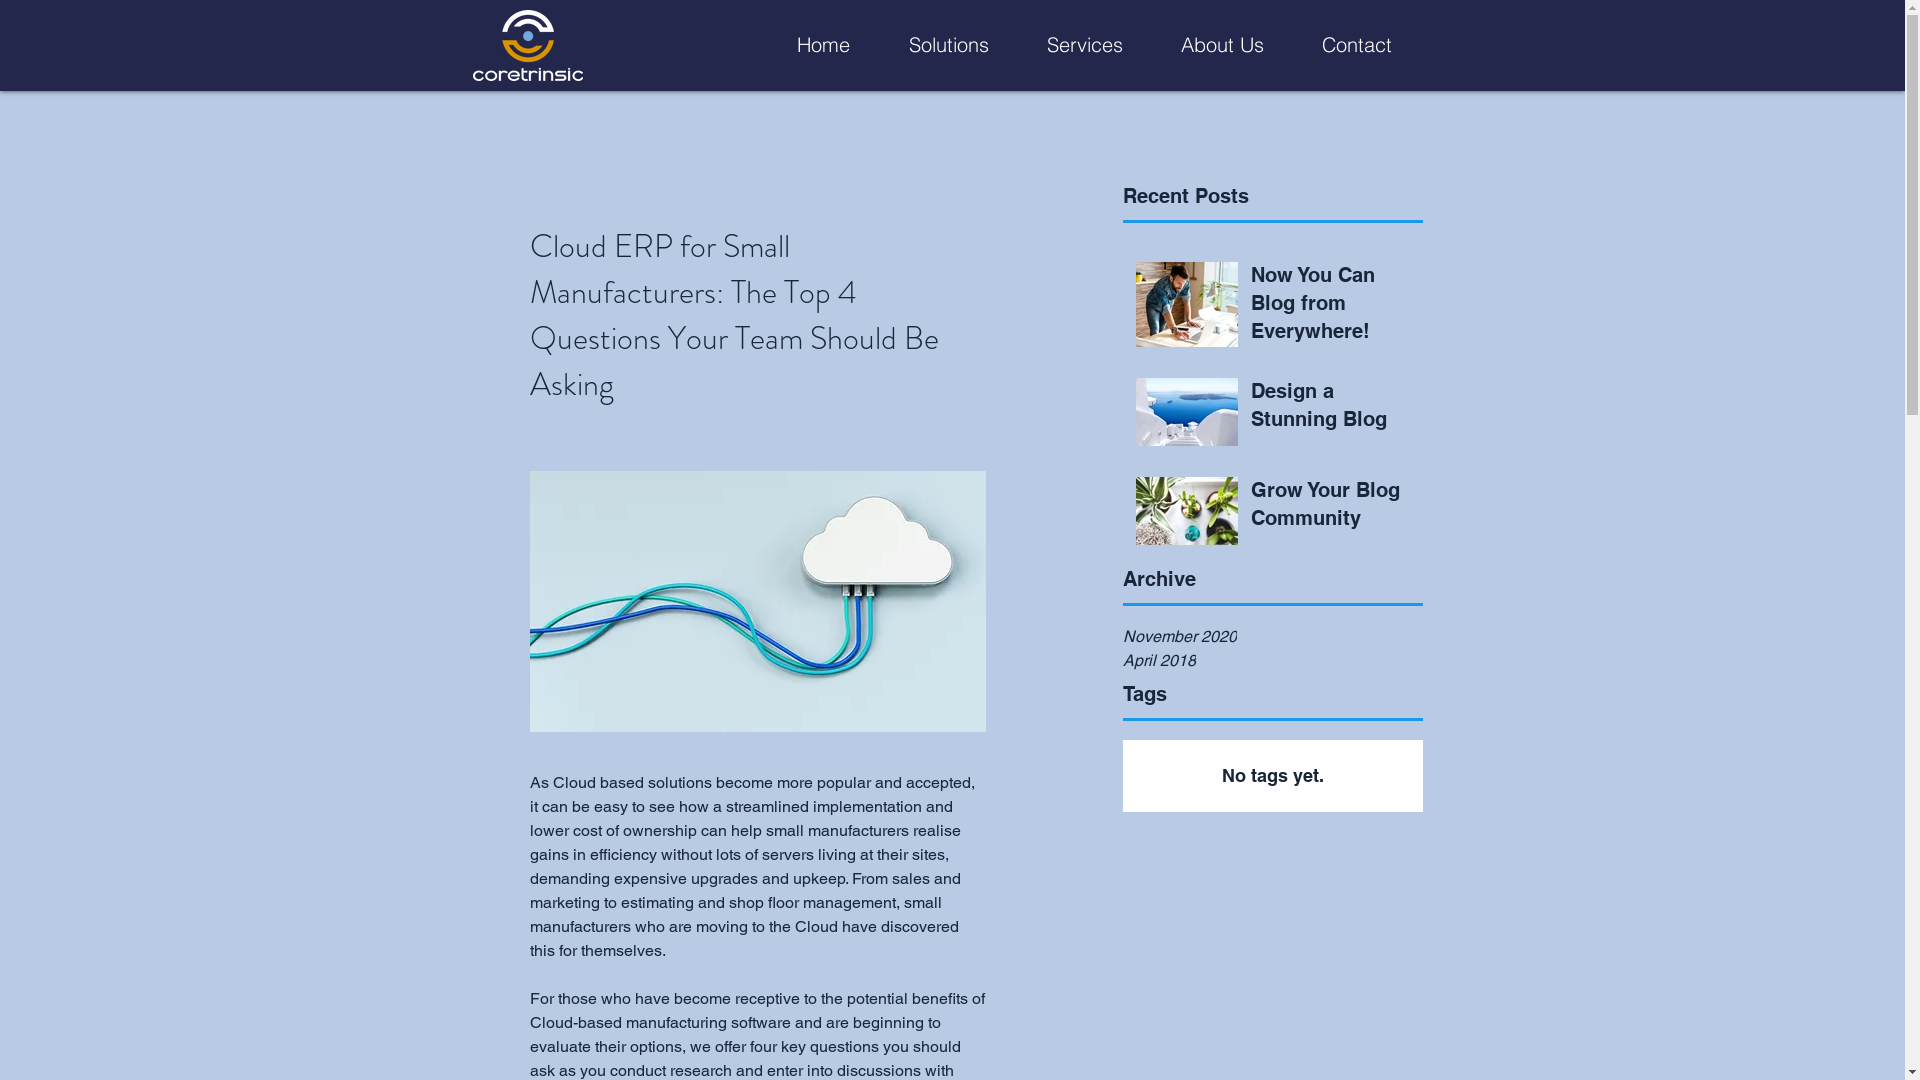  I want to click on 'Design a Stunning Blog', so click(1329, 407).